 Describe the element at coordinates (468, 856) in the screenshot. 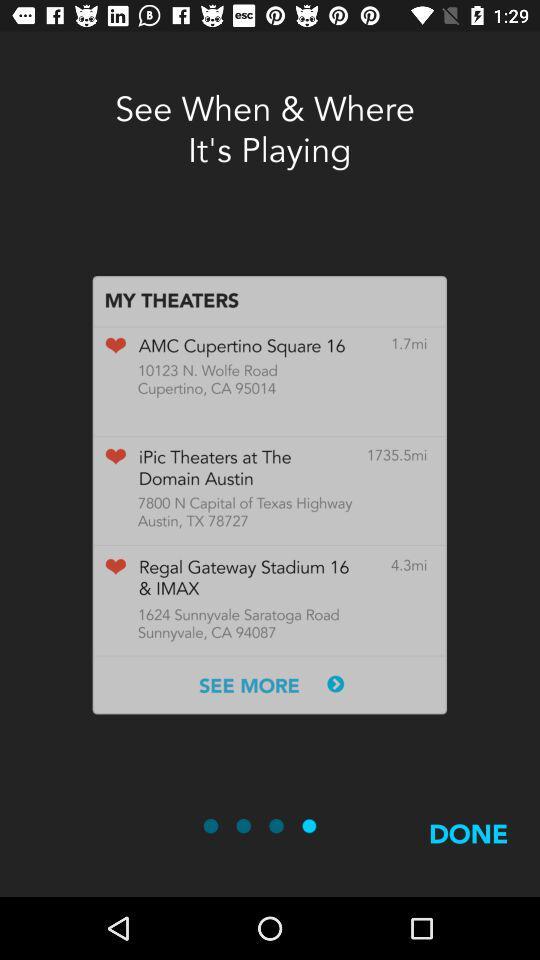

I see `the done` at that location.